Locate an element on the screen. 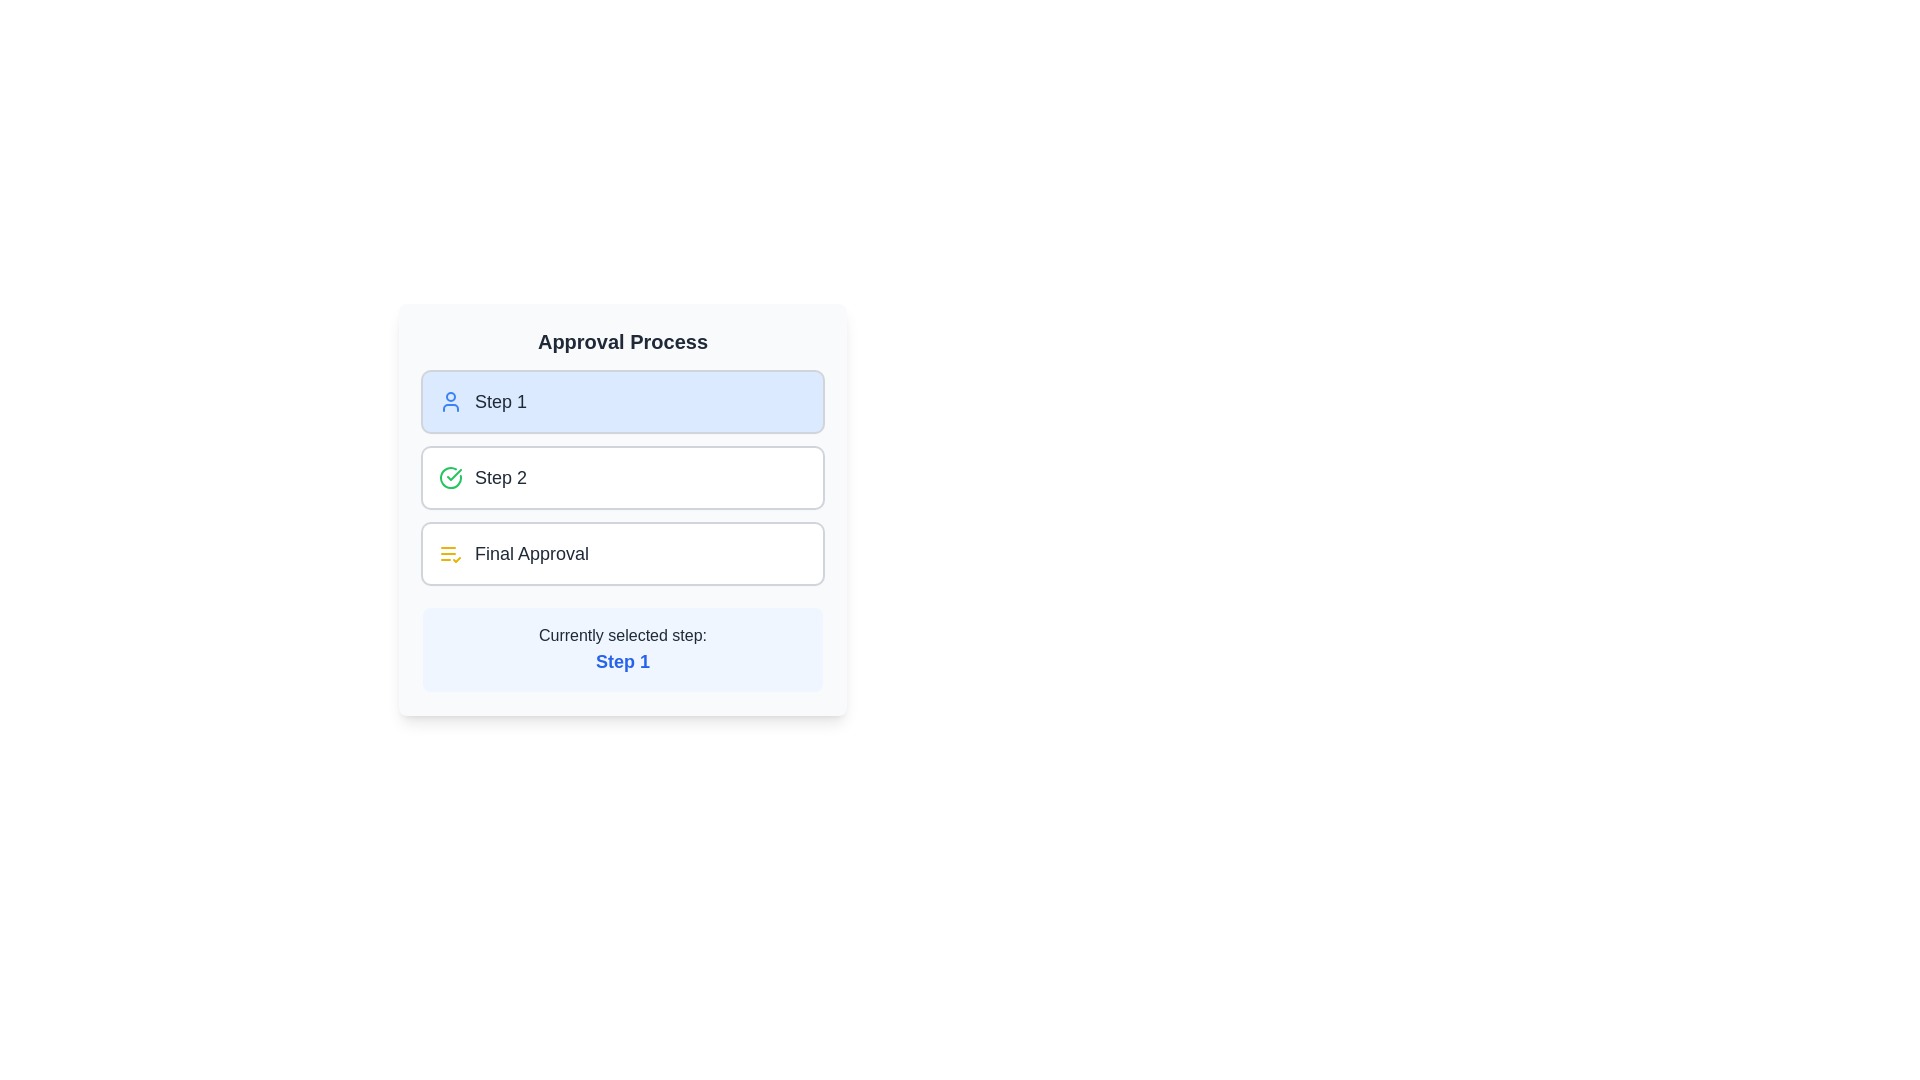  the step Step 2 by clicking on its corresponding section is located at coordinates (622, 478).